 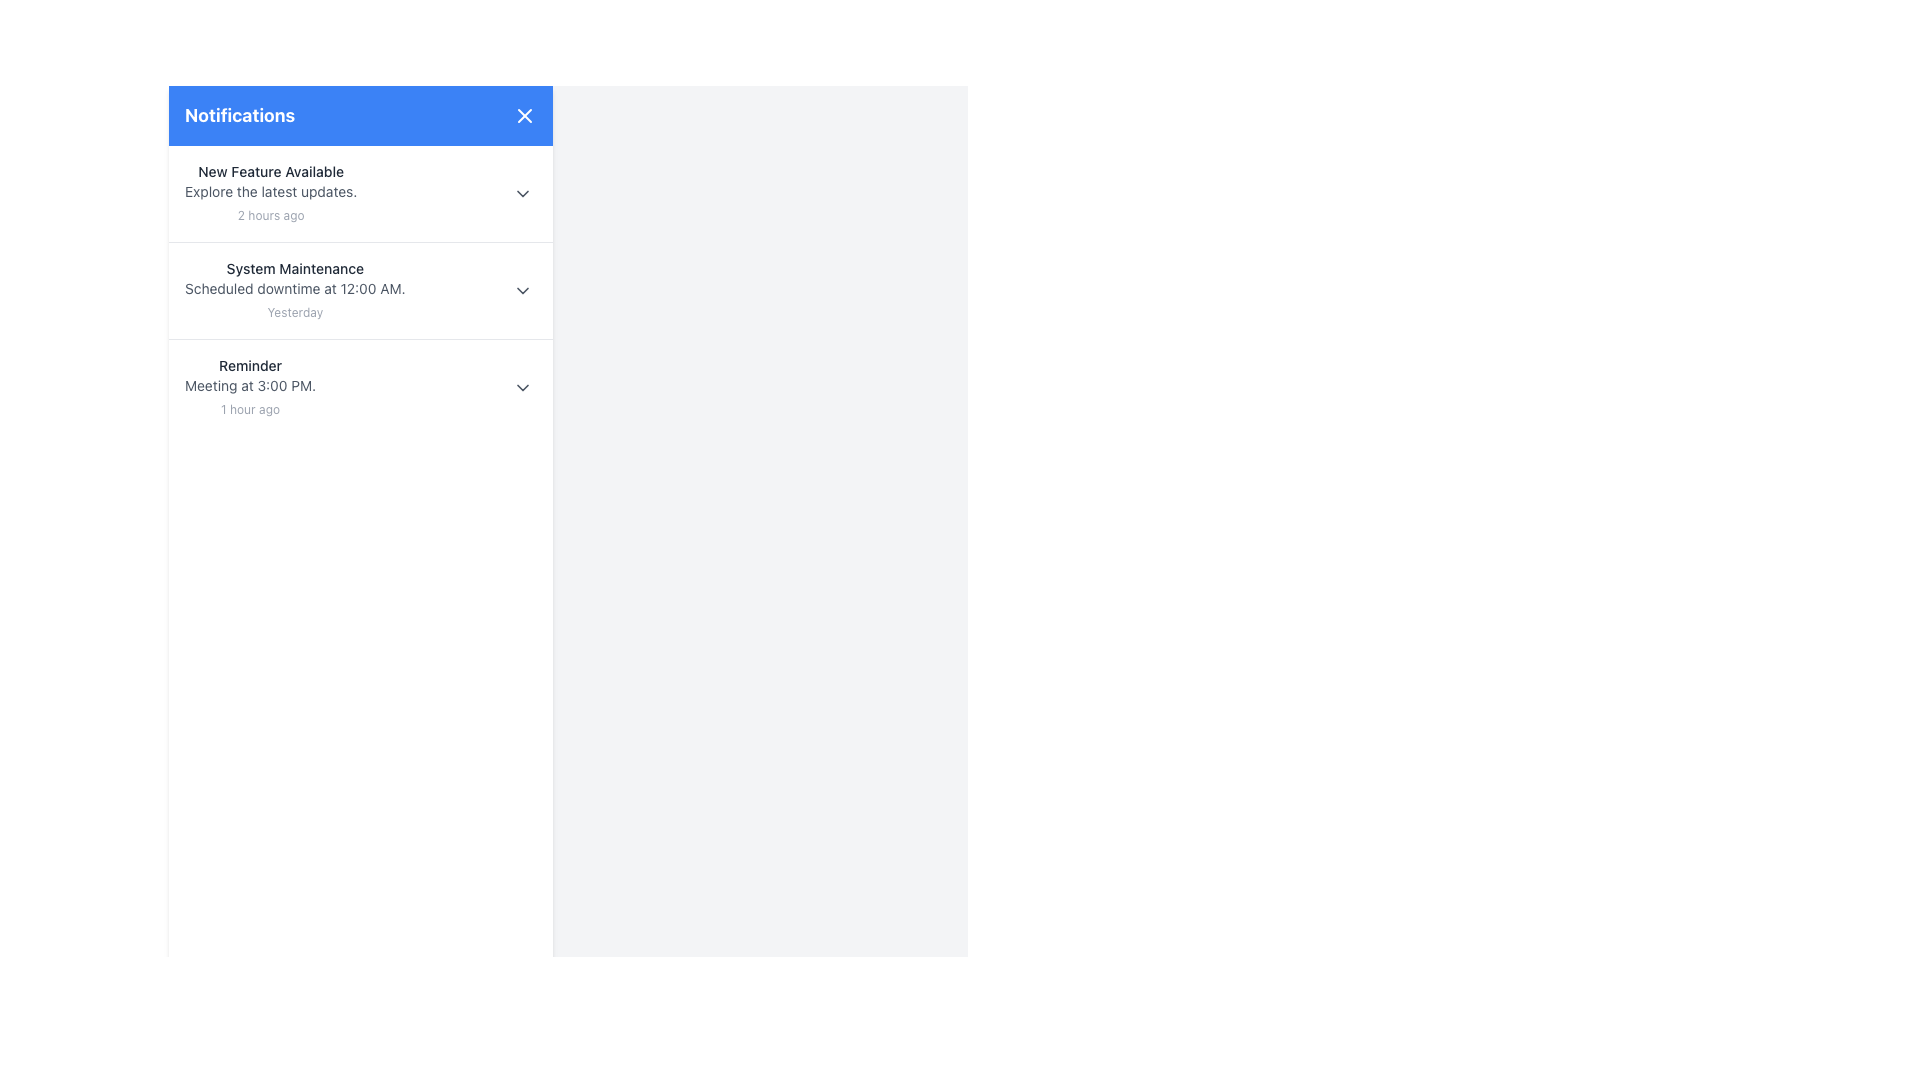 What do you see at coordinates (249, 385) in the screenshot?
I see `the text label that provides the specific time information for a scheduled meeting within the 'Reminder' notification card` at bounding box center [249, 385].